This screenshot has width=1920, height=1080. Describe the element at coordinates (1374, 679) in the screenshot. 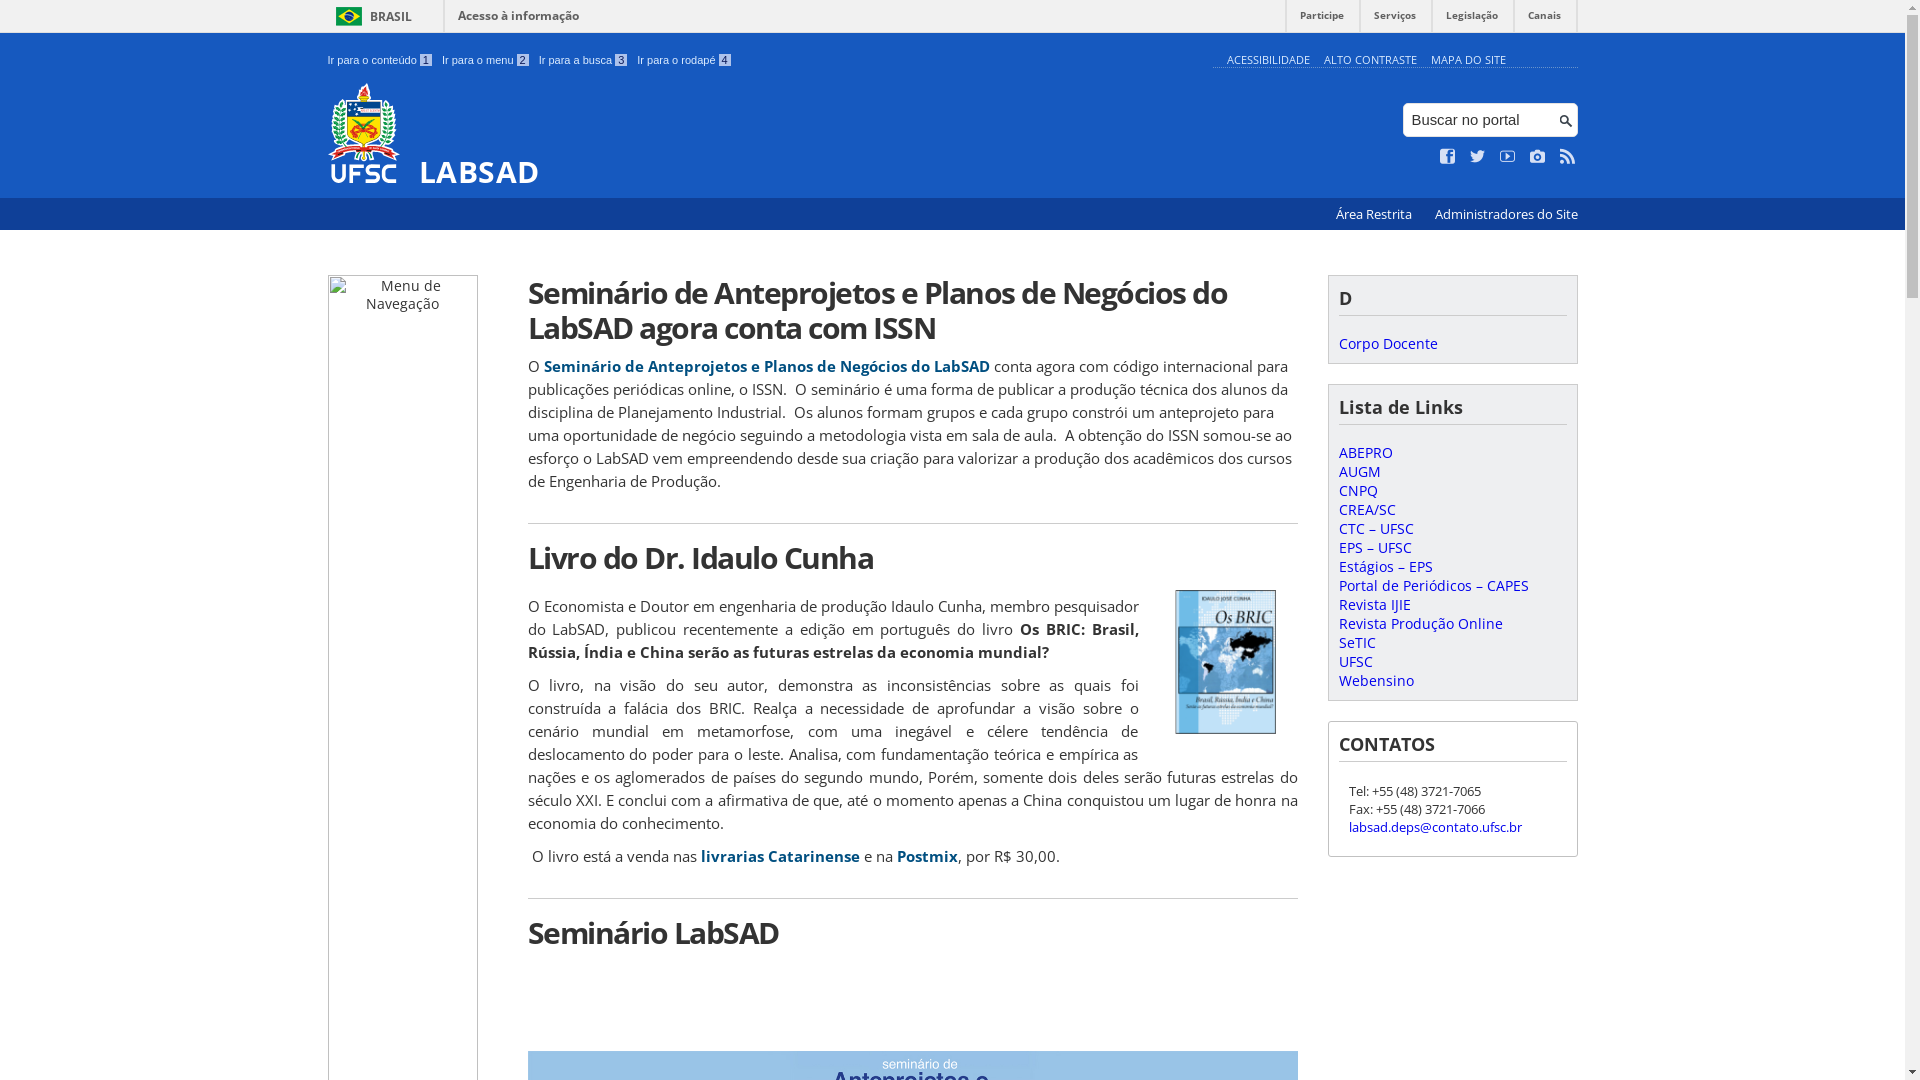

I see `'Webensino'` at that location.